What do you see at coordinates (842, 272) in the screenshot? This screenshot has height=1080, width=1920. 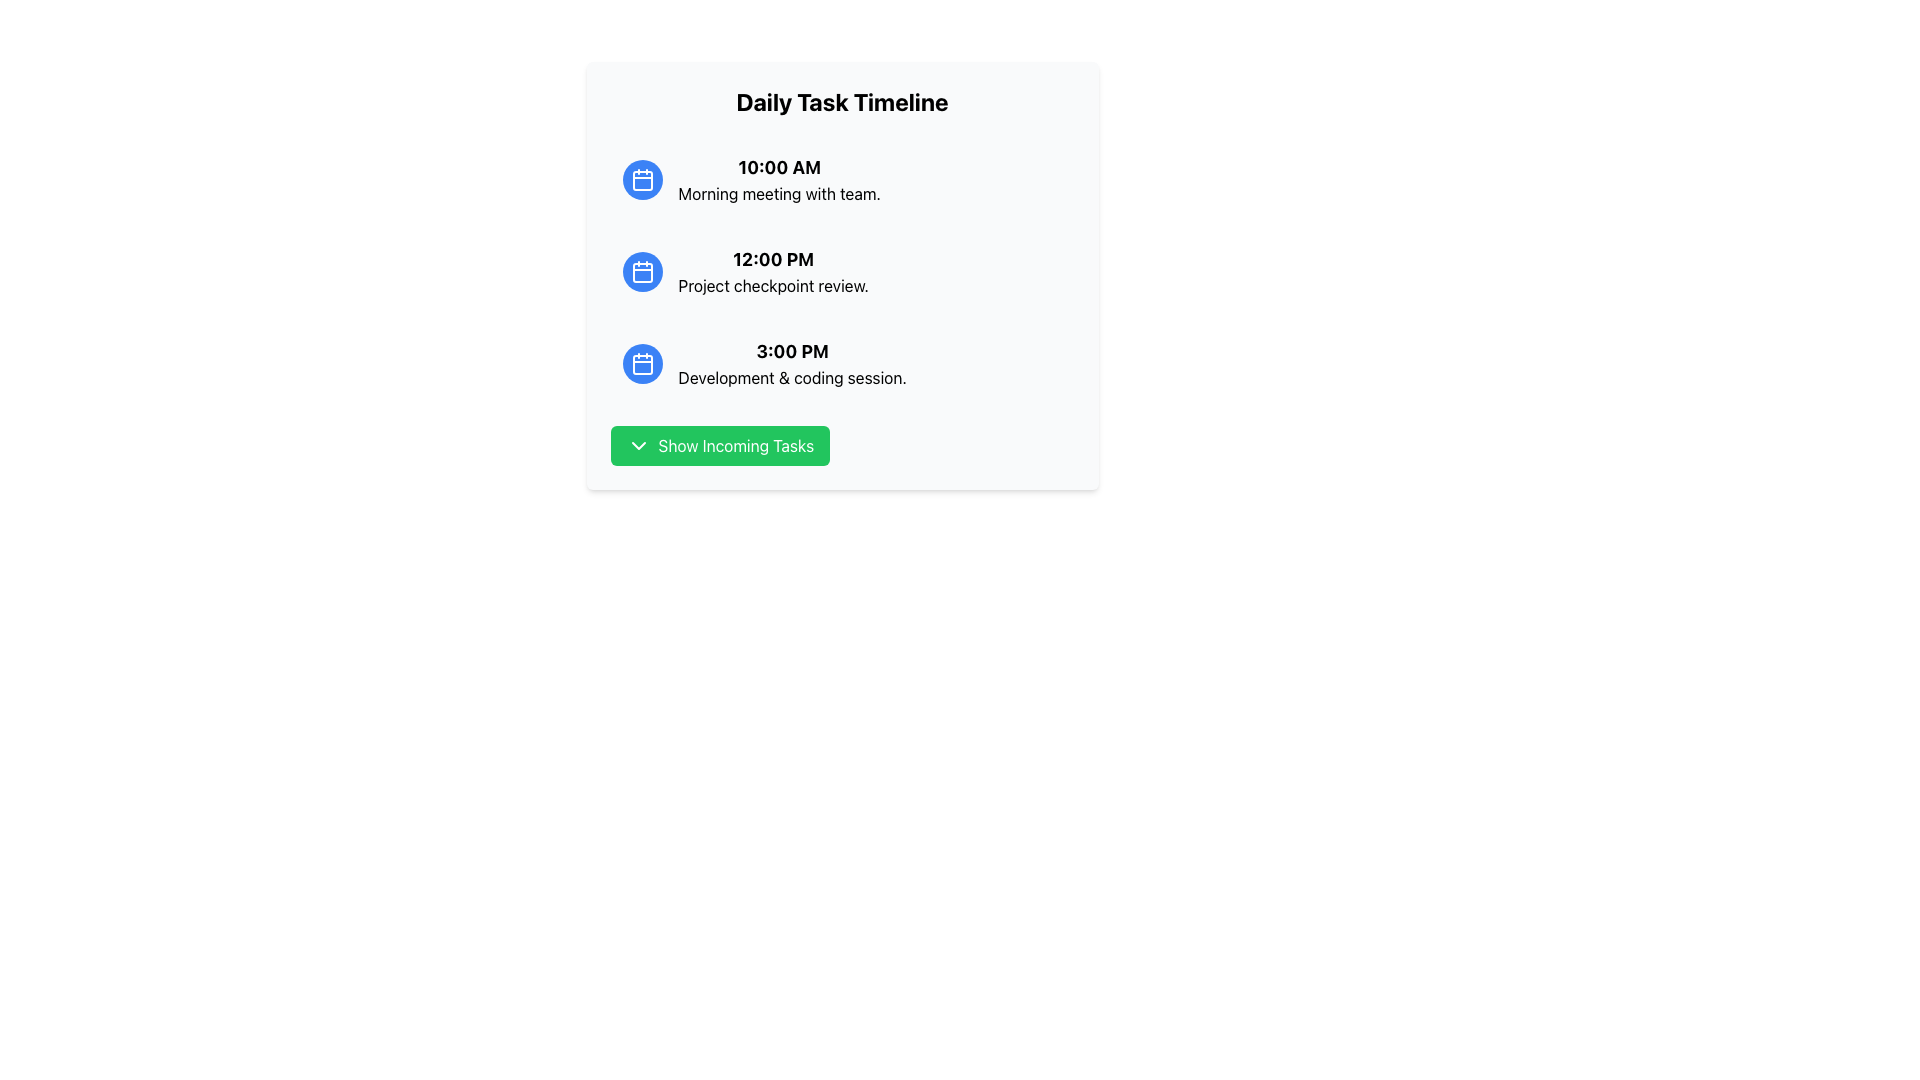 I see `the second list item in the 'Daily Task Timeline' section that represents a scheduled task or event, positioned between '10:00 AM Morning meeting with team.' and '3:00 PM Development & coding session.'` at bounding box center [842, 272].